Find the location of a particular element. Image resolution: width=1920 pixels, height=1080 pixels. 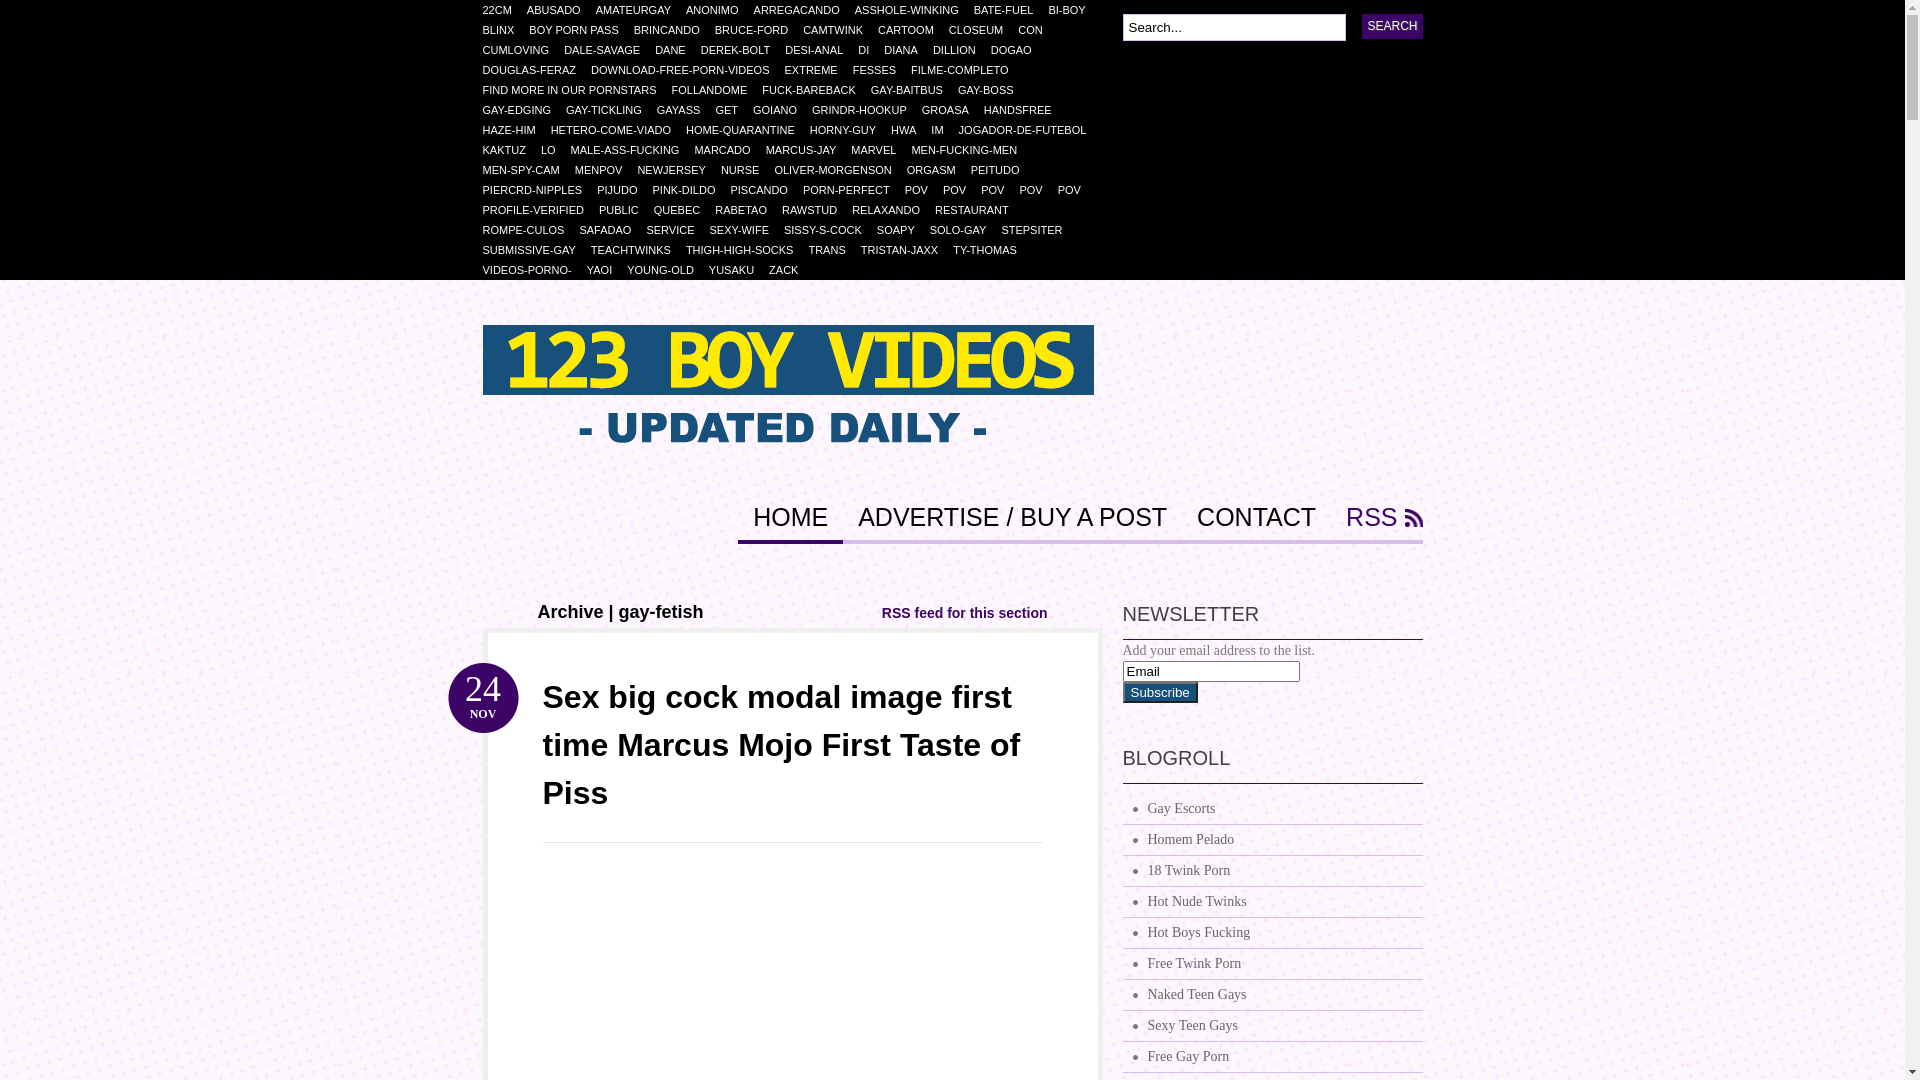

'PEITUDO' is located at coordinates (1003, 168).